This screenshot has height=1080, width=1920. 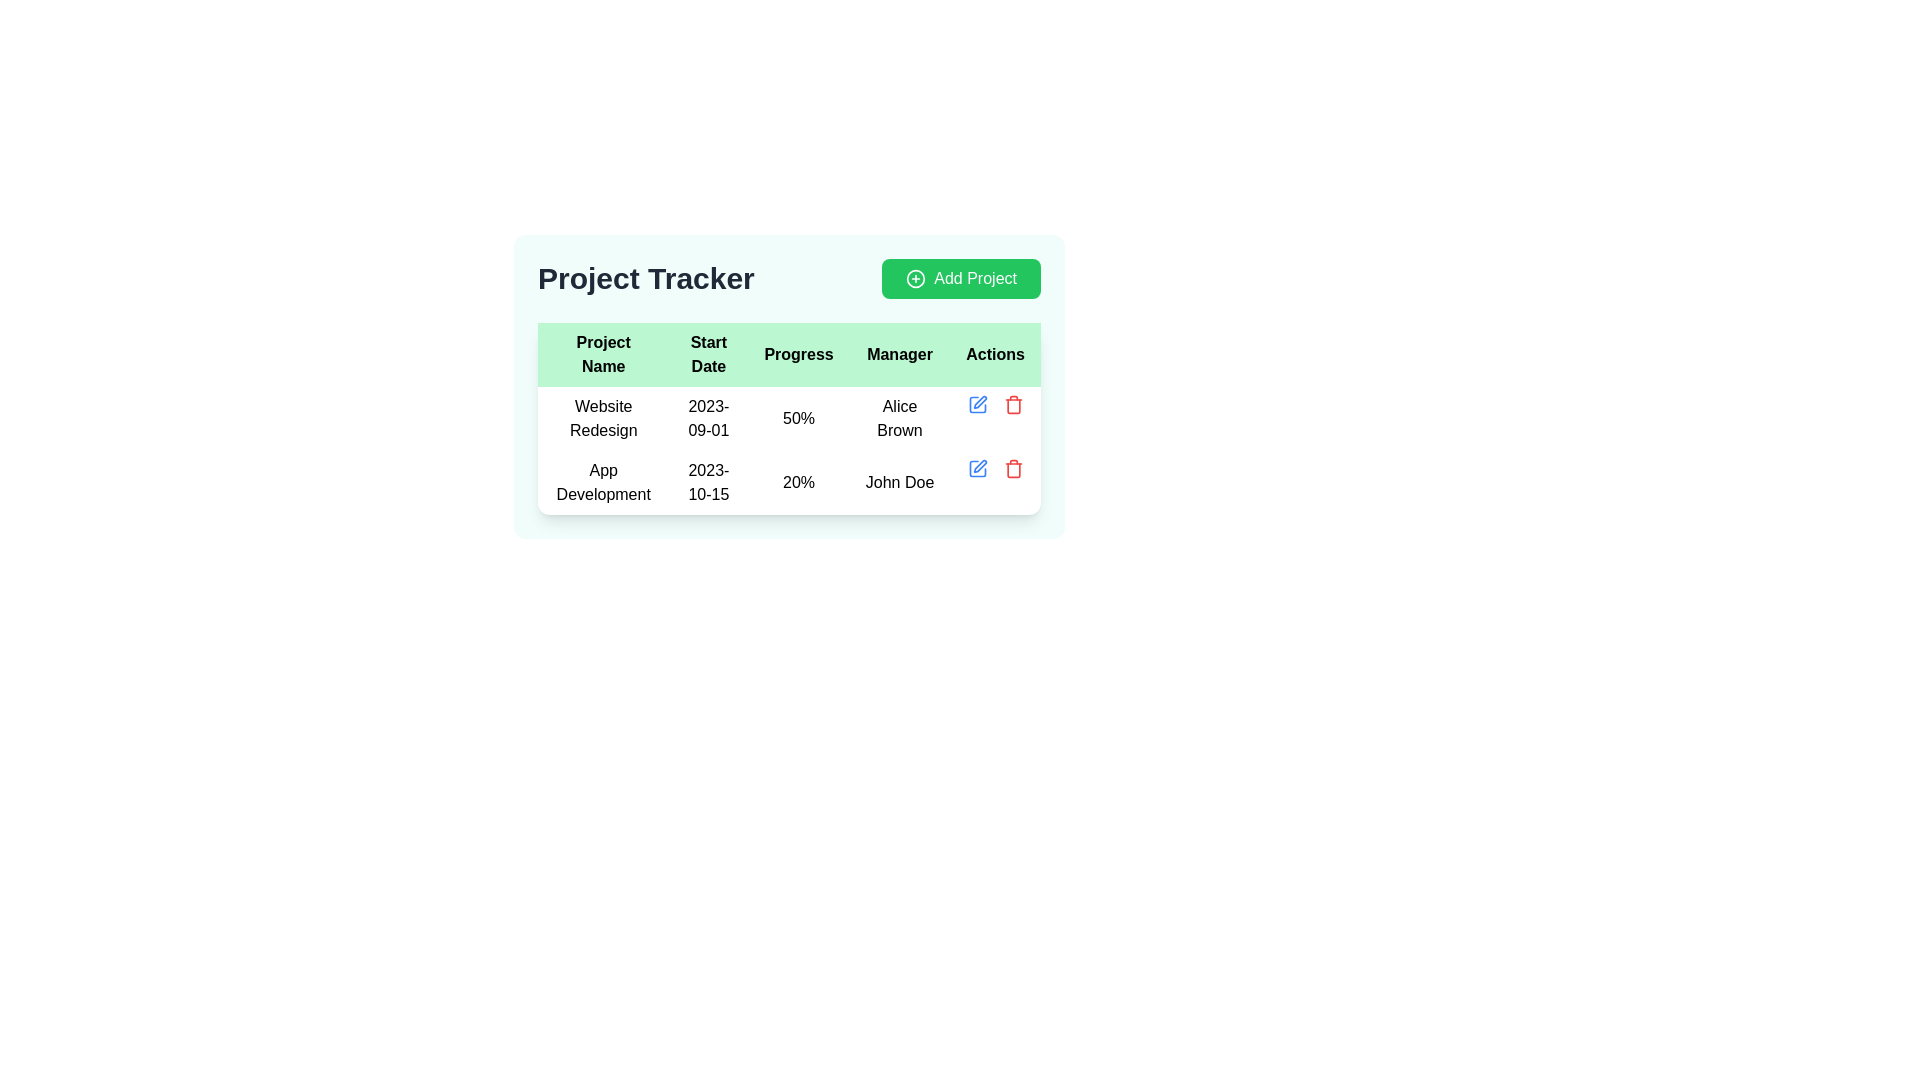 What do you see at coordinates (980, 466) in the screenshot?
I see `the edit icon in the actions column of the second row in the project tracker table` at bounding box center [980, 466].